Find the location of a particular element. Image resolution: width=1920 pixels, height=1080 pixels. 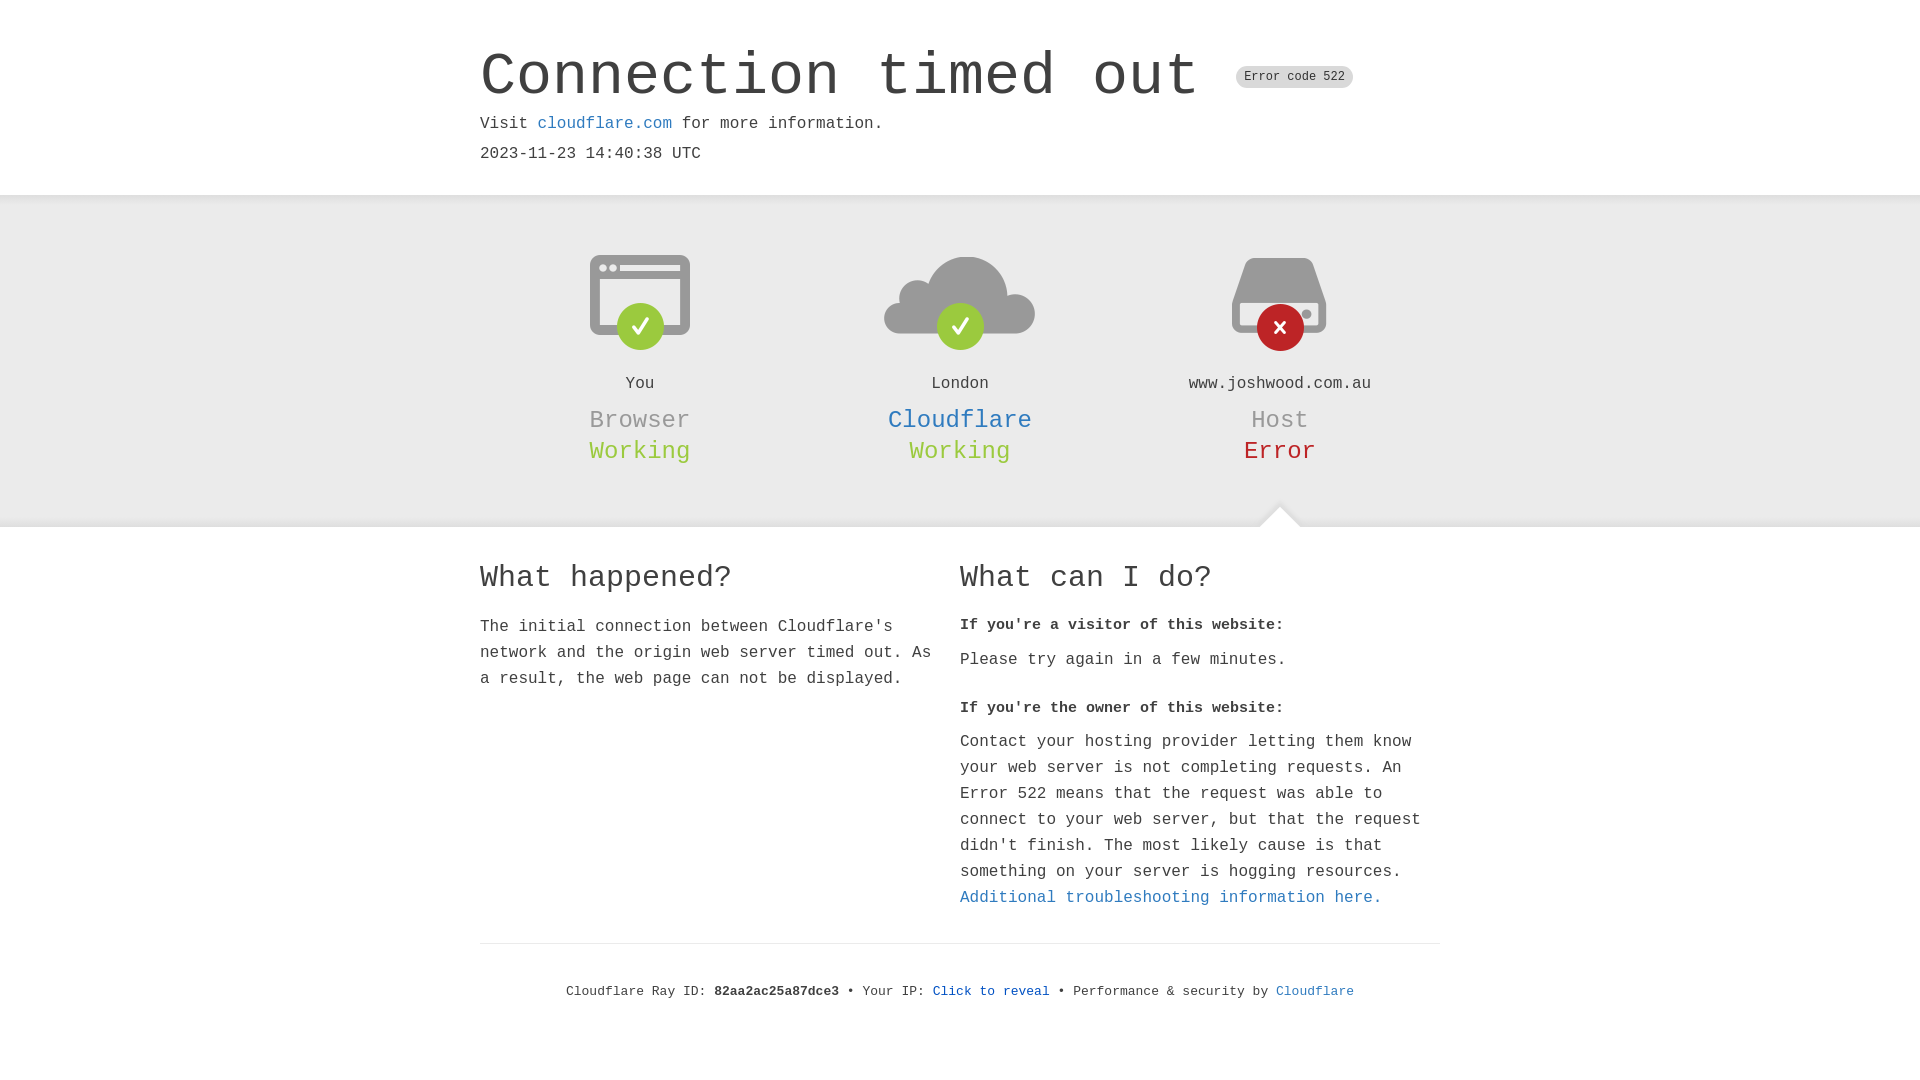

'Cloudflare' is located at coordinates (1315, 991).